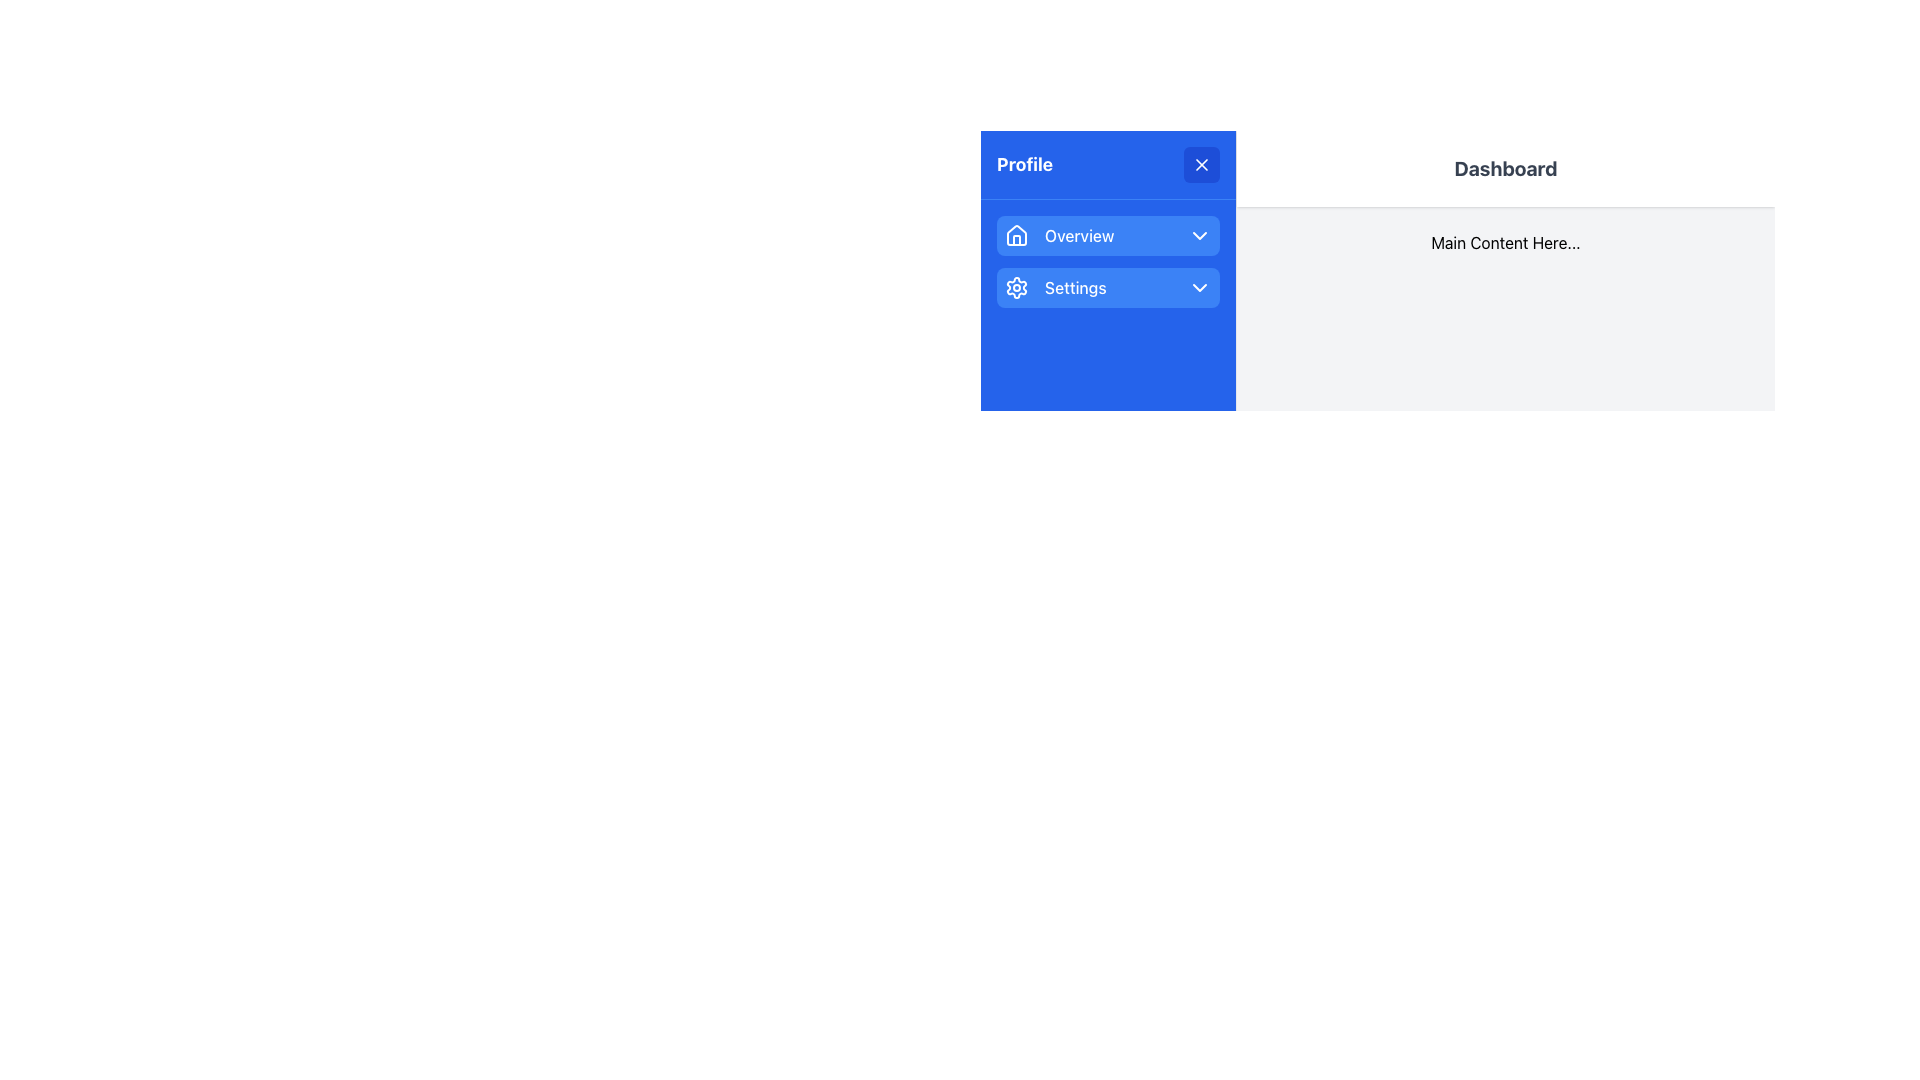 This screenshot has height=1080, width=1920. Describe the element at coordinates (1200, 234) in the screenshot. I see `the Dropdown Icon located to the far right of the 'Overview' label` at that location.